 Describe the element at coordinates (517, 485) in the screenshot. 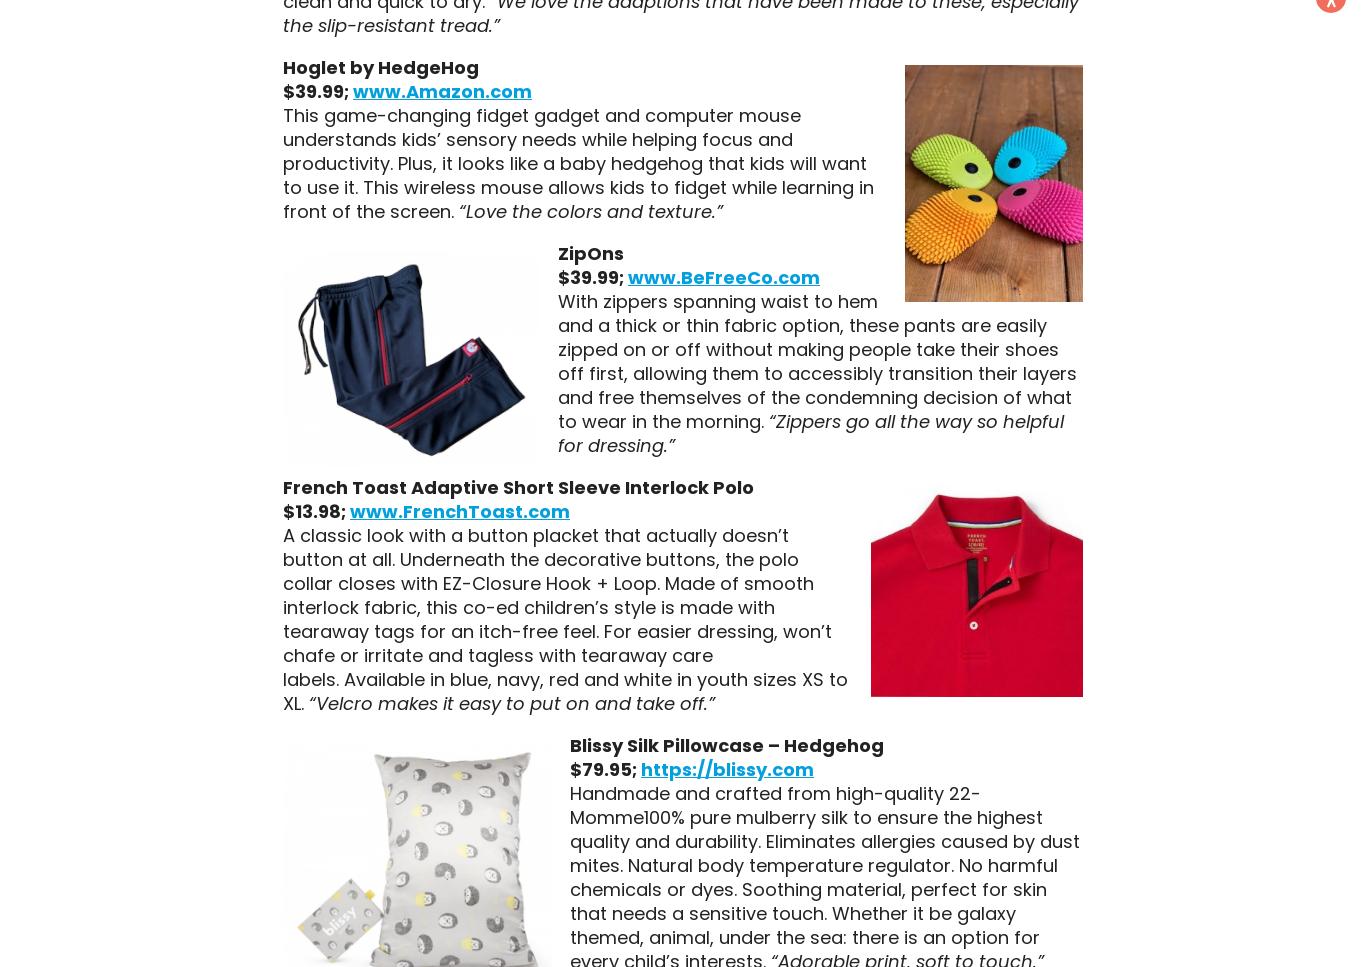

I see `'French Toast Adaptive Short Sleeve Interlock Polo'` at that location.